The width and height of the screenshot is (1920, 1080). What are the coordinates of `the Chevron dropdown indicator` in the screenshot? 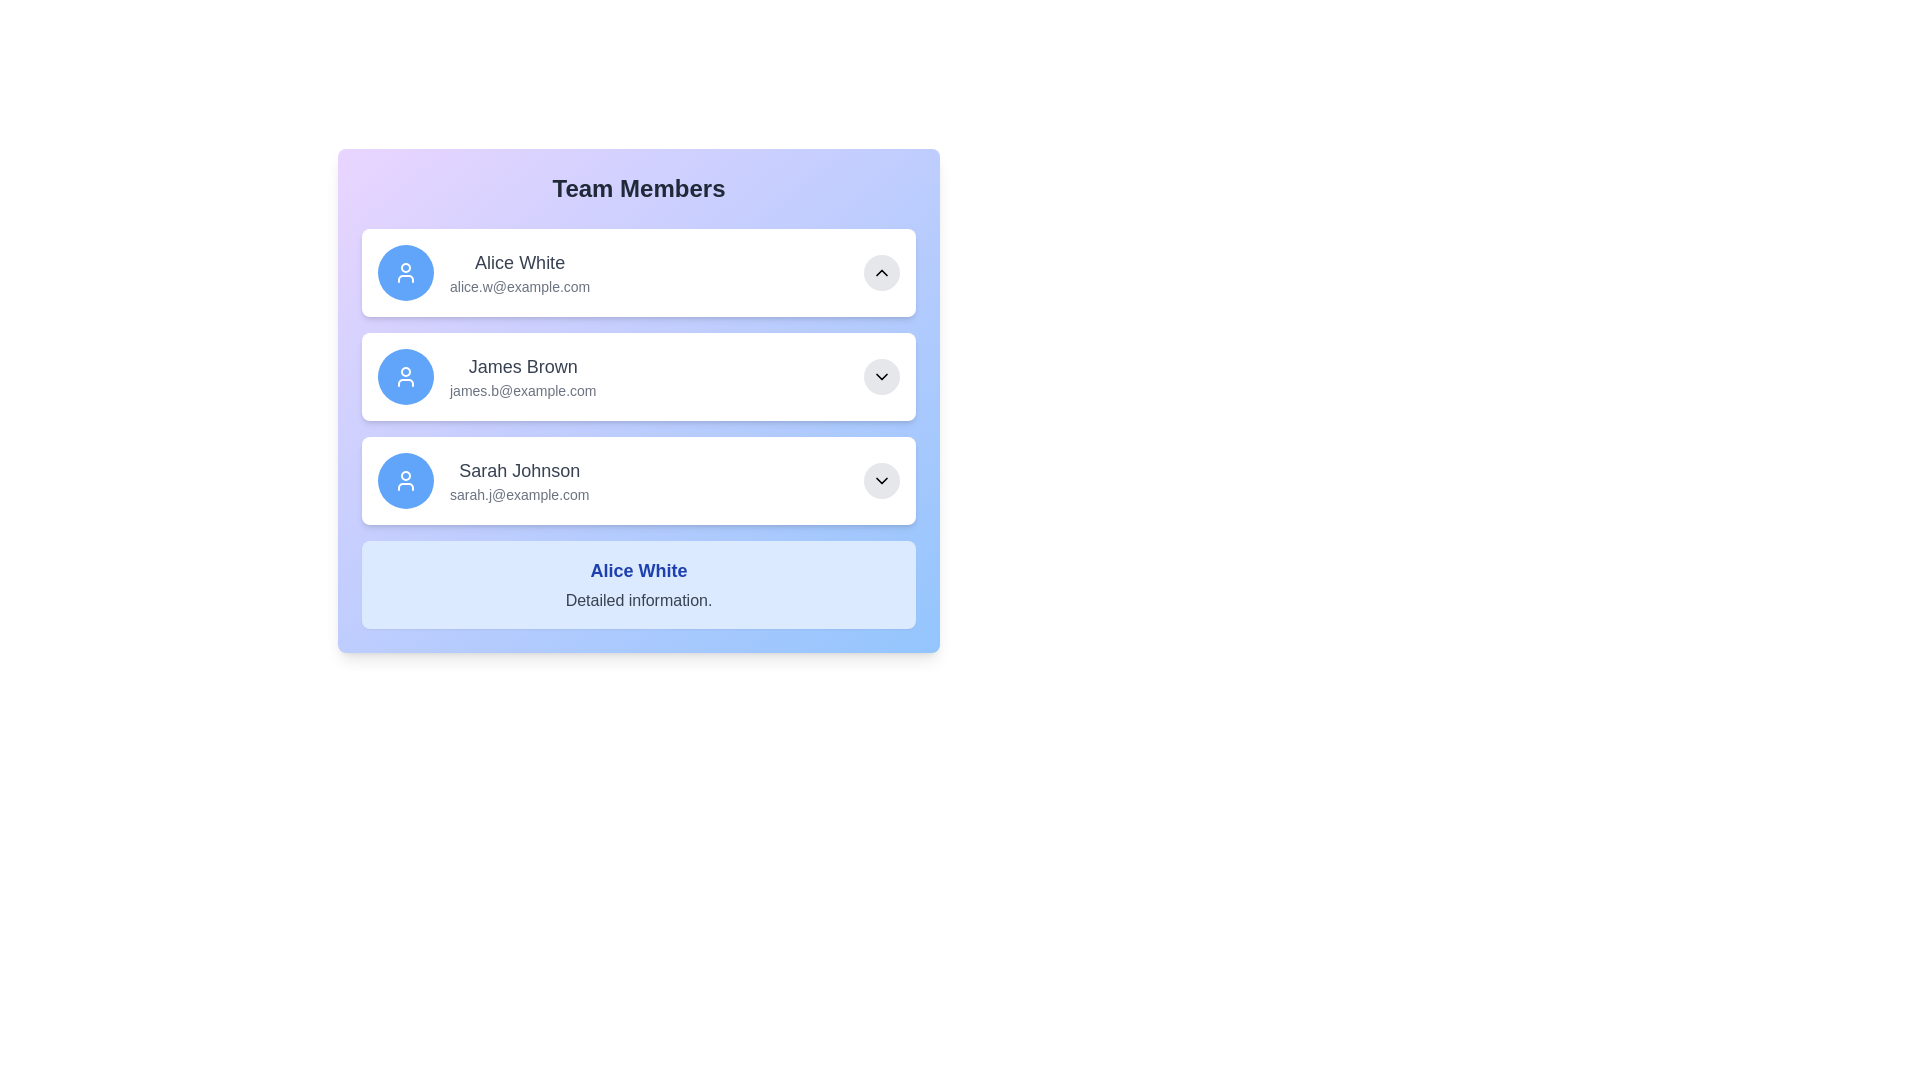 It's located at (881, 481).